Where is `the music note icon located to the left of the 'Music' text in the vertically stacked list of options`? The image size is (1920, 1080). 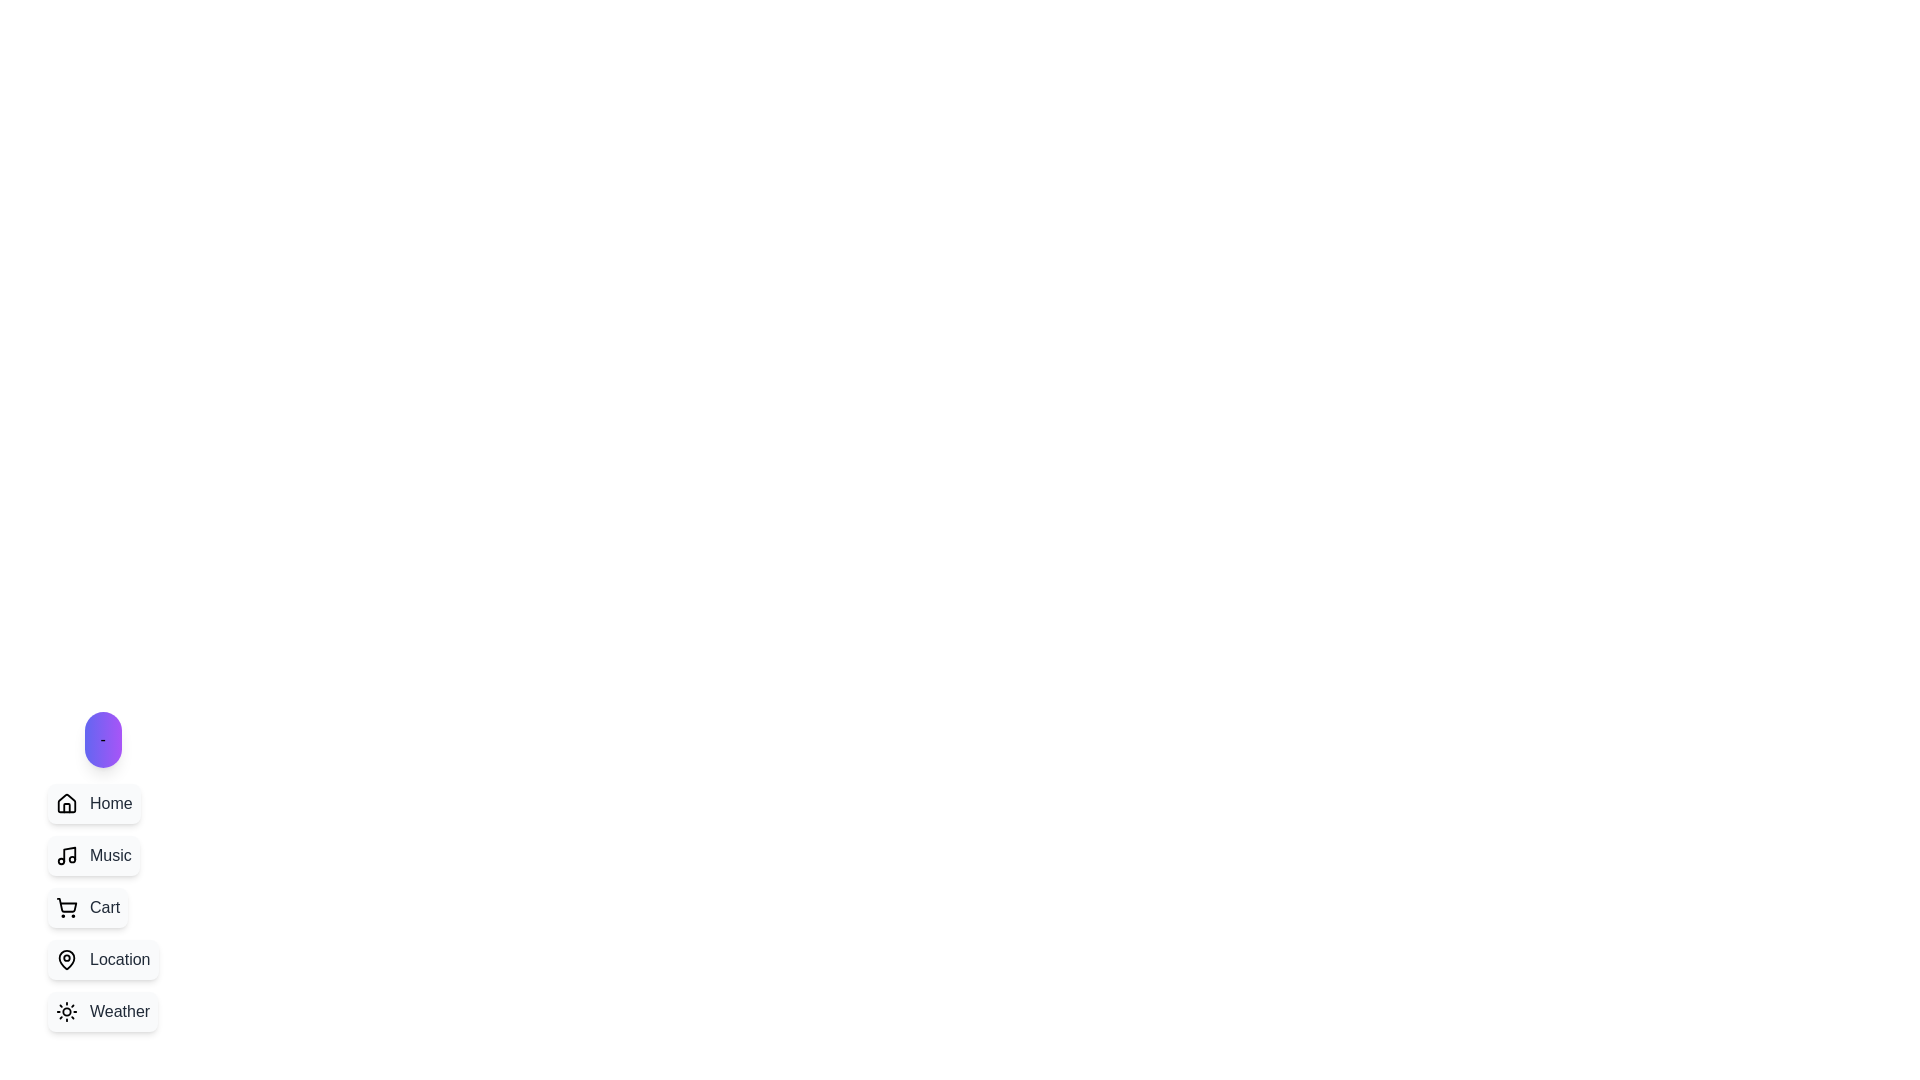 the music note icon located to the left of the 'Music' text in the vertically stacked list of options is located at coordinates (67, 855).